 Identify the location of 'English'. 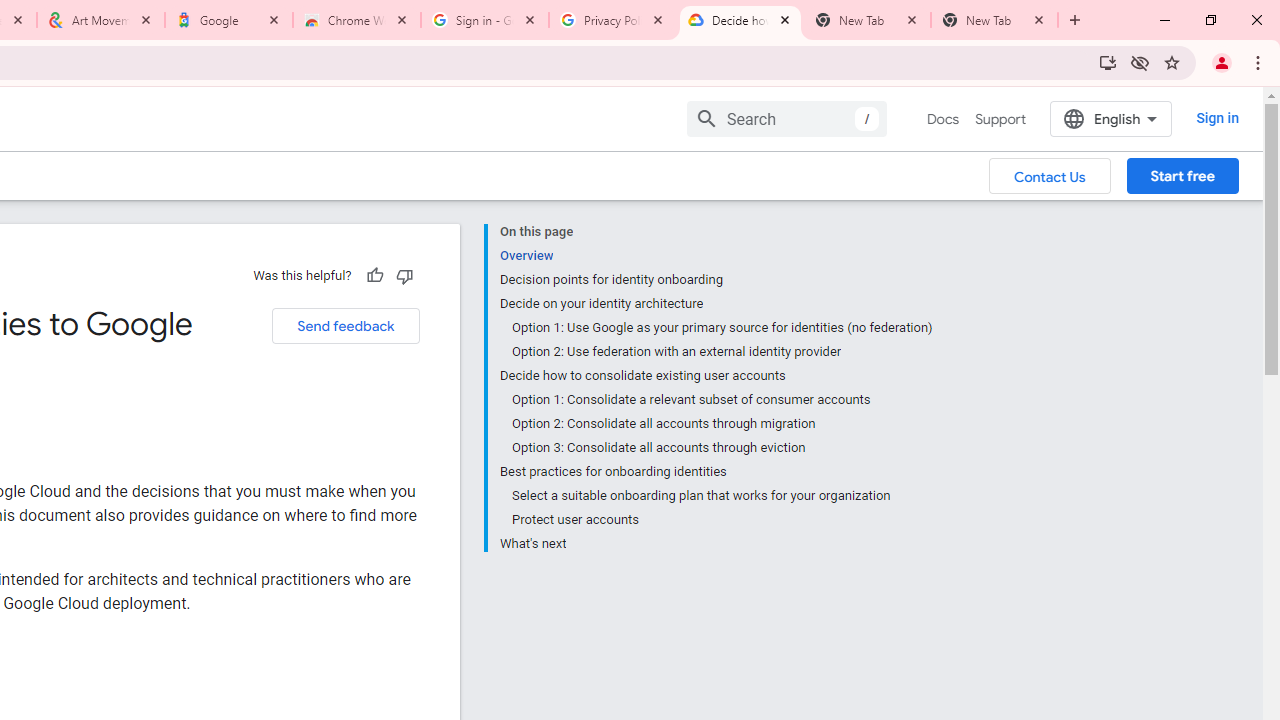
(1110, 118).